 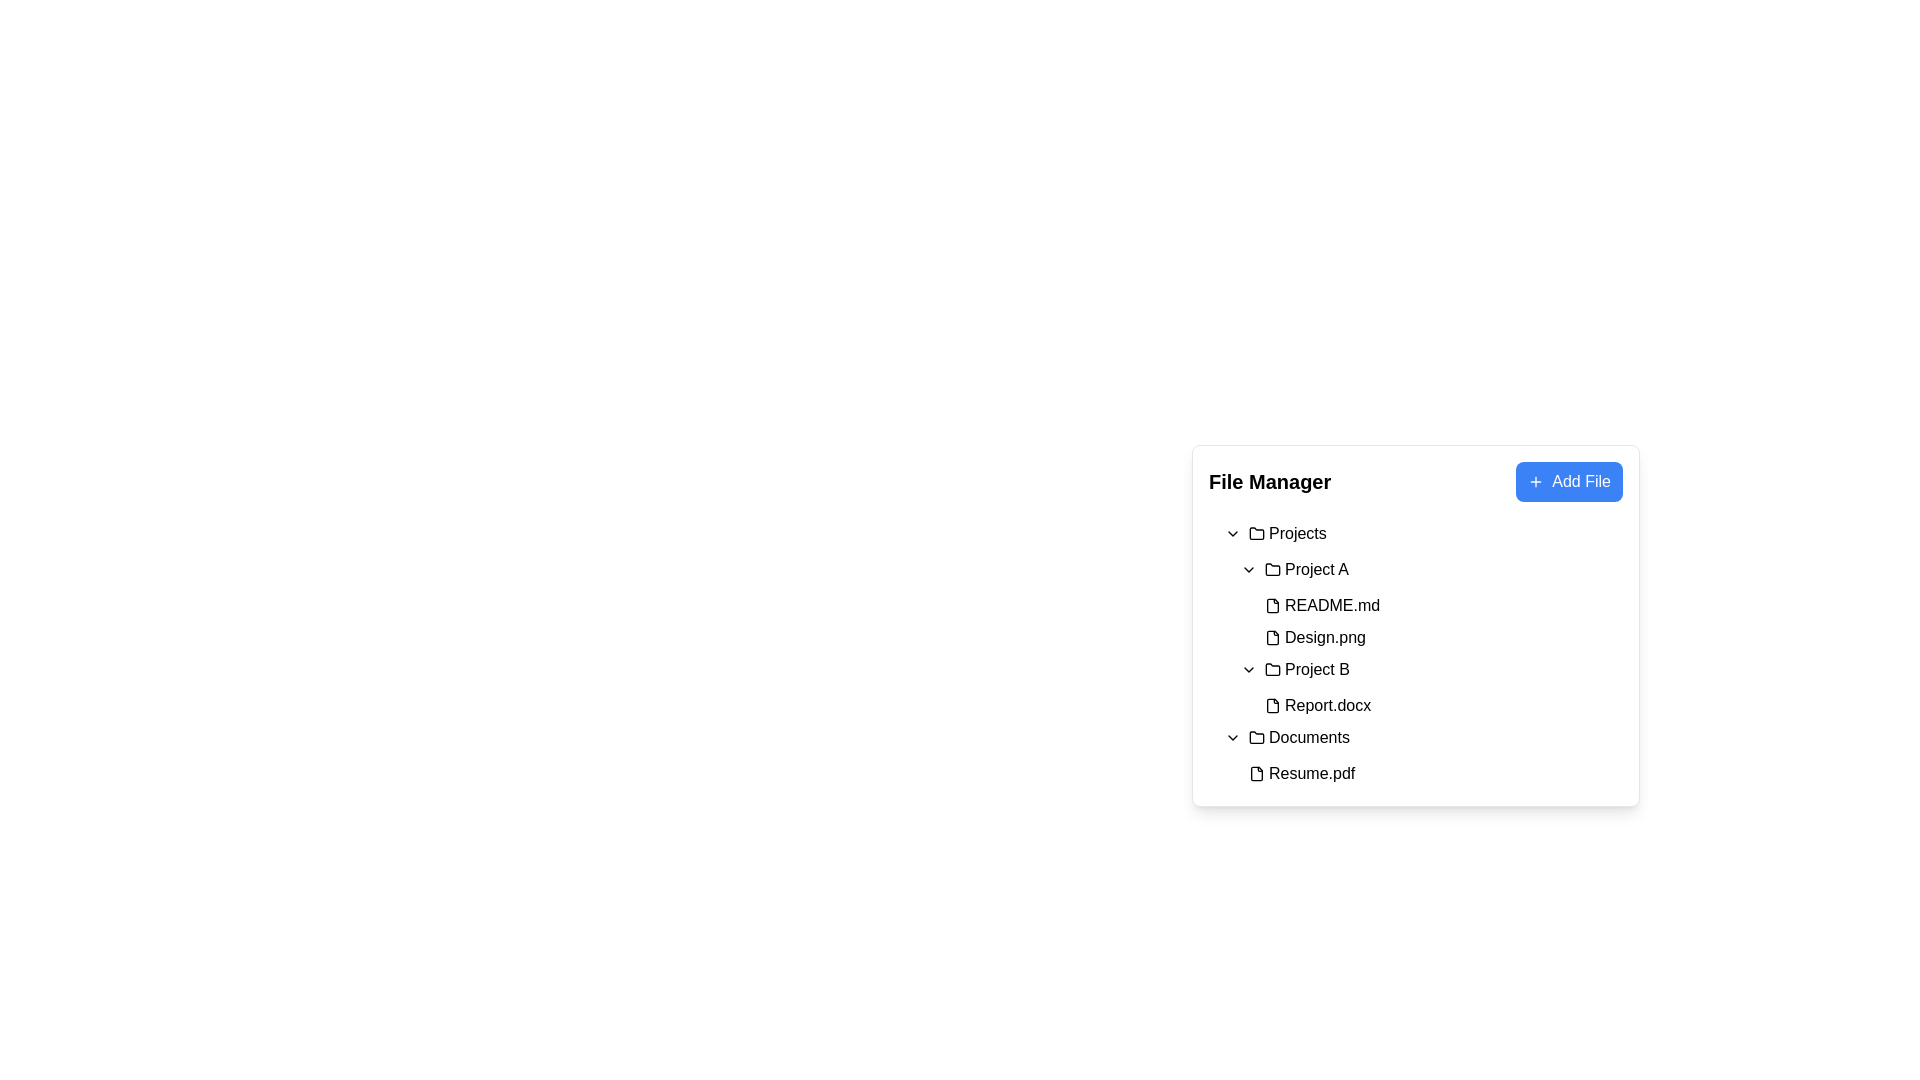 I want to click on the Dropdown Toggle Icon located to the left of the text 'Project A', so click(x=1247, y=570).